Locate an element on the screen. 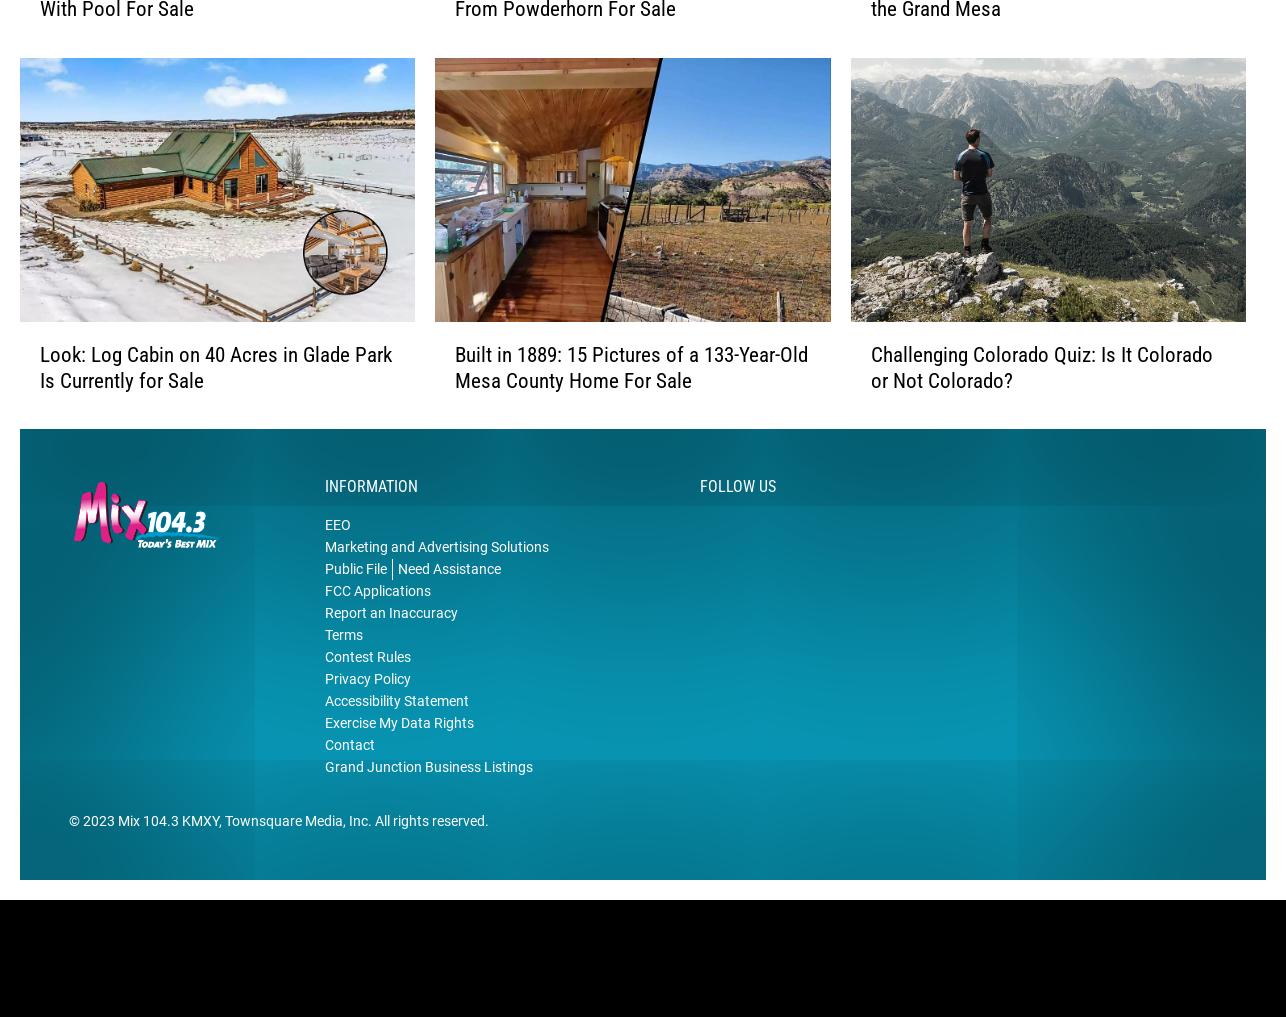 This screenshot has width=1286, height=1017. 'Grand Junction Business Listings' is located at coordinates (428, 797).